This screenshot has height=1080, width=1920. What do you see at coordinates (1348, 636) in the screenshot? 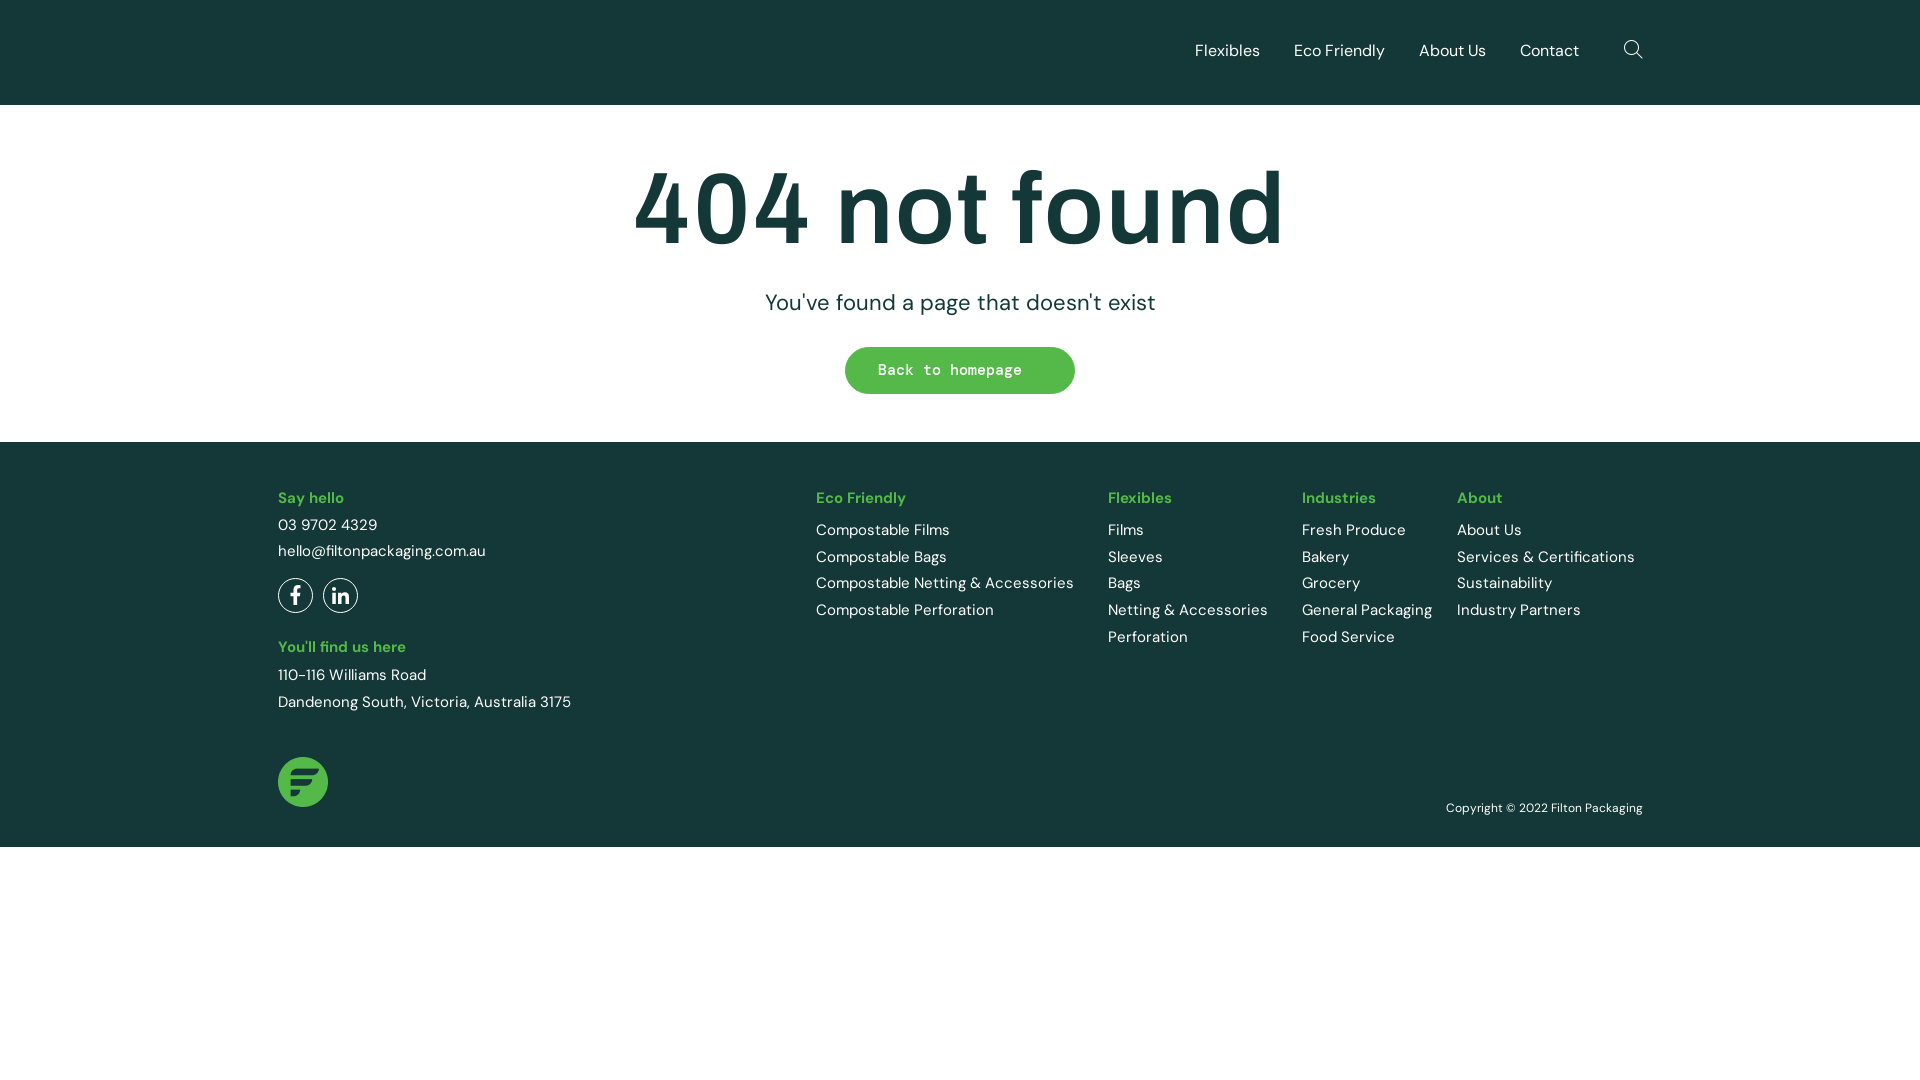
I see `'Food Service'` at bounding box center [1348, 636].